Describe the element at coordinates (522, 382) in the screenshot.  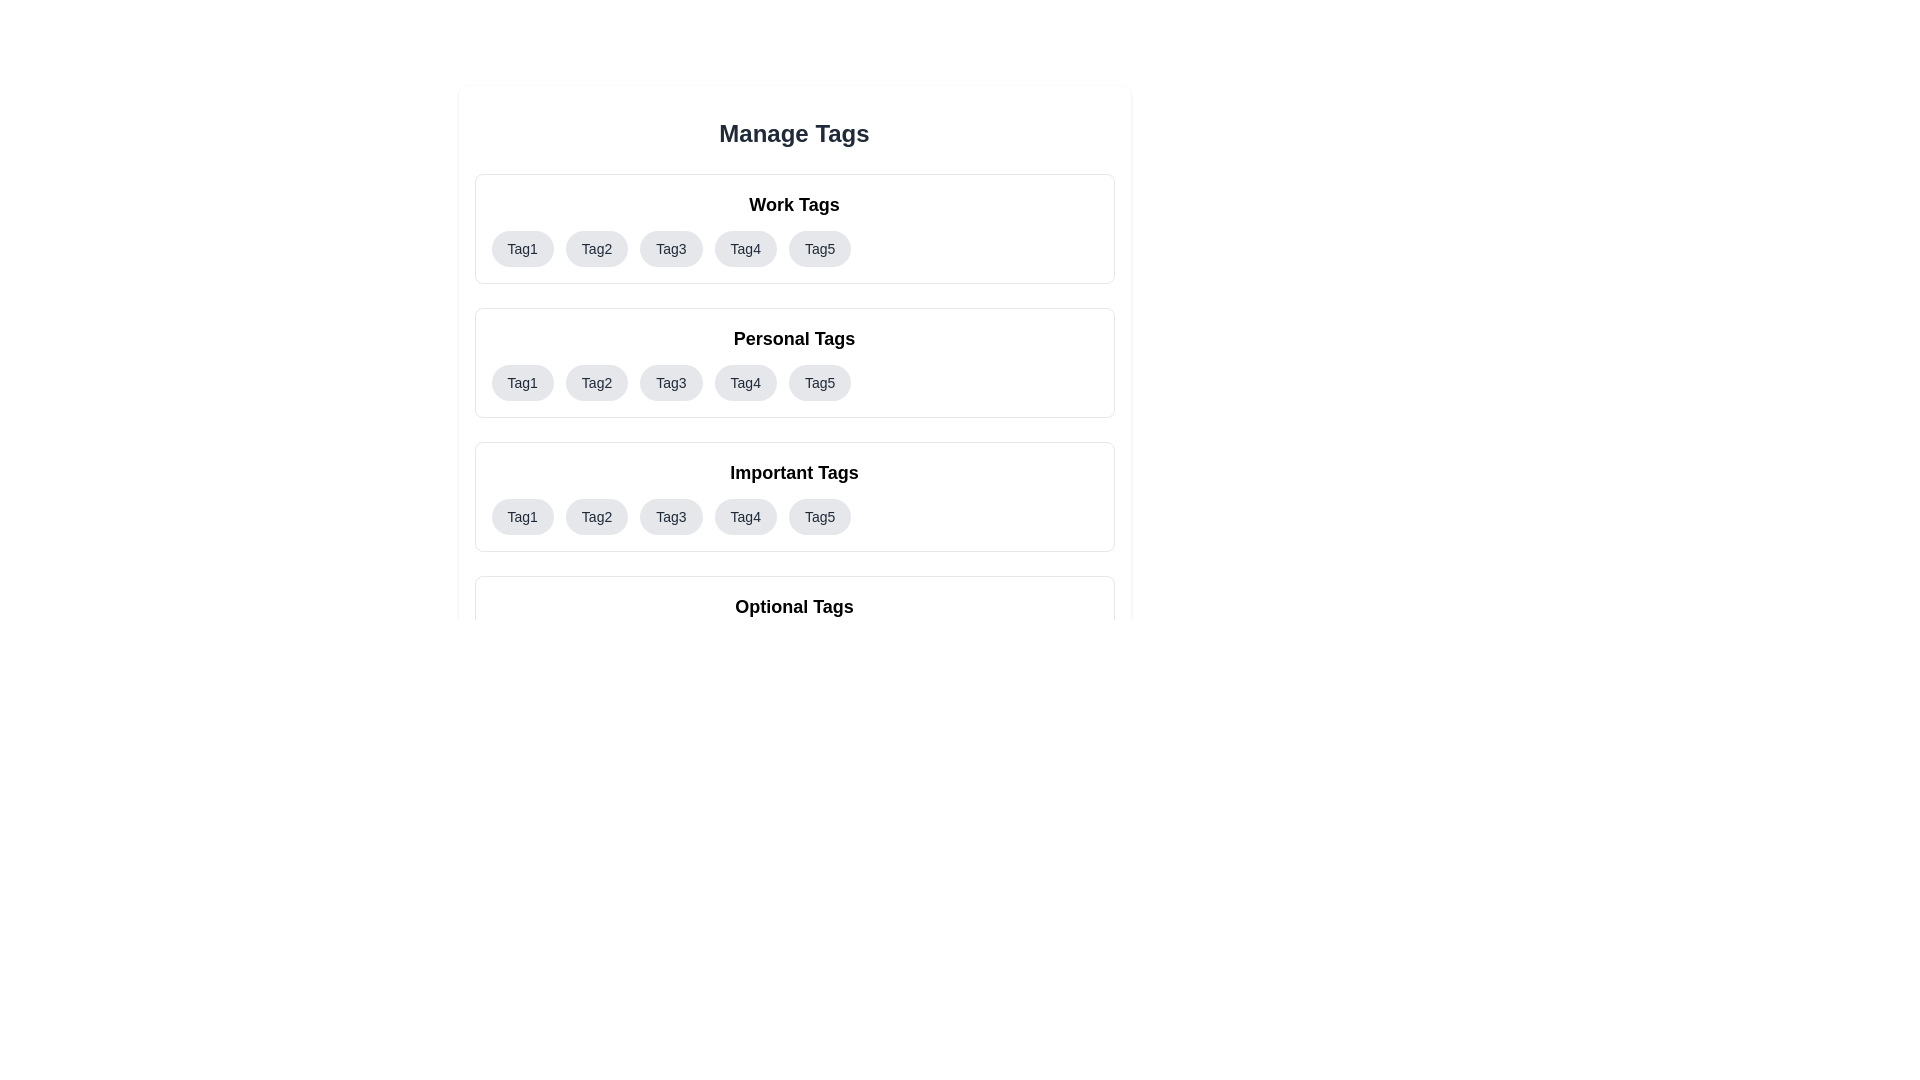
I see `the 'Tag1' button, which is a small, rounded rectangular element with a light gray background and dark gray text, located in the 'Personal Tags' section` at that location.